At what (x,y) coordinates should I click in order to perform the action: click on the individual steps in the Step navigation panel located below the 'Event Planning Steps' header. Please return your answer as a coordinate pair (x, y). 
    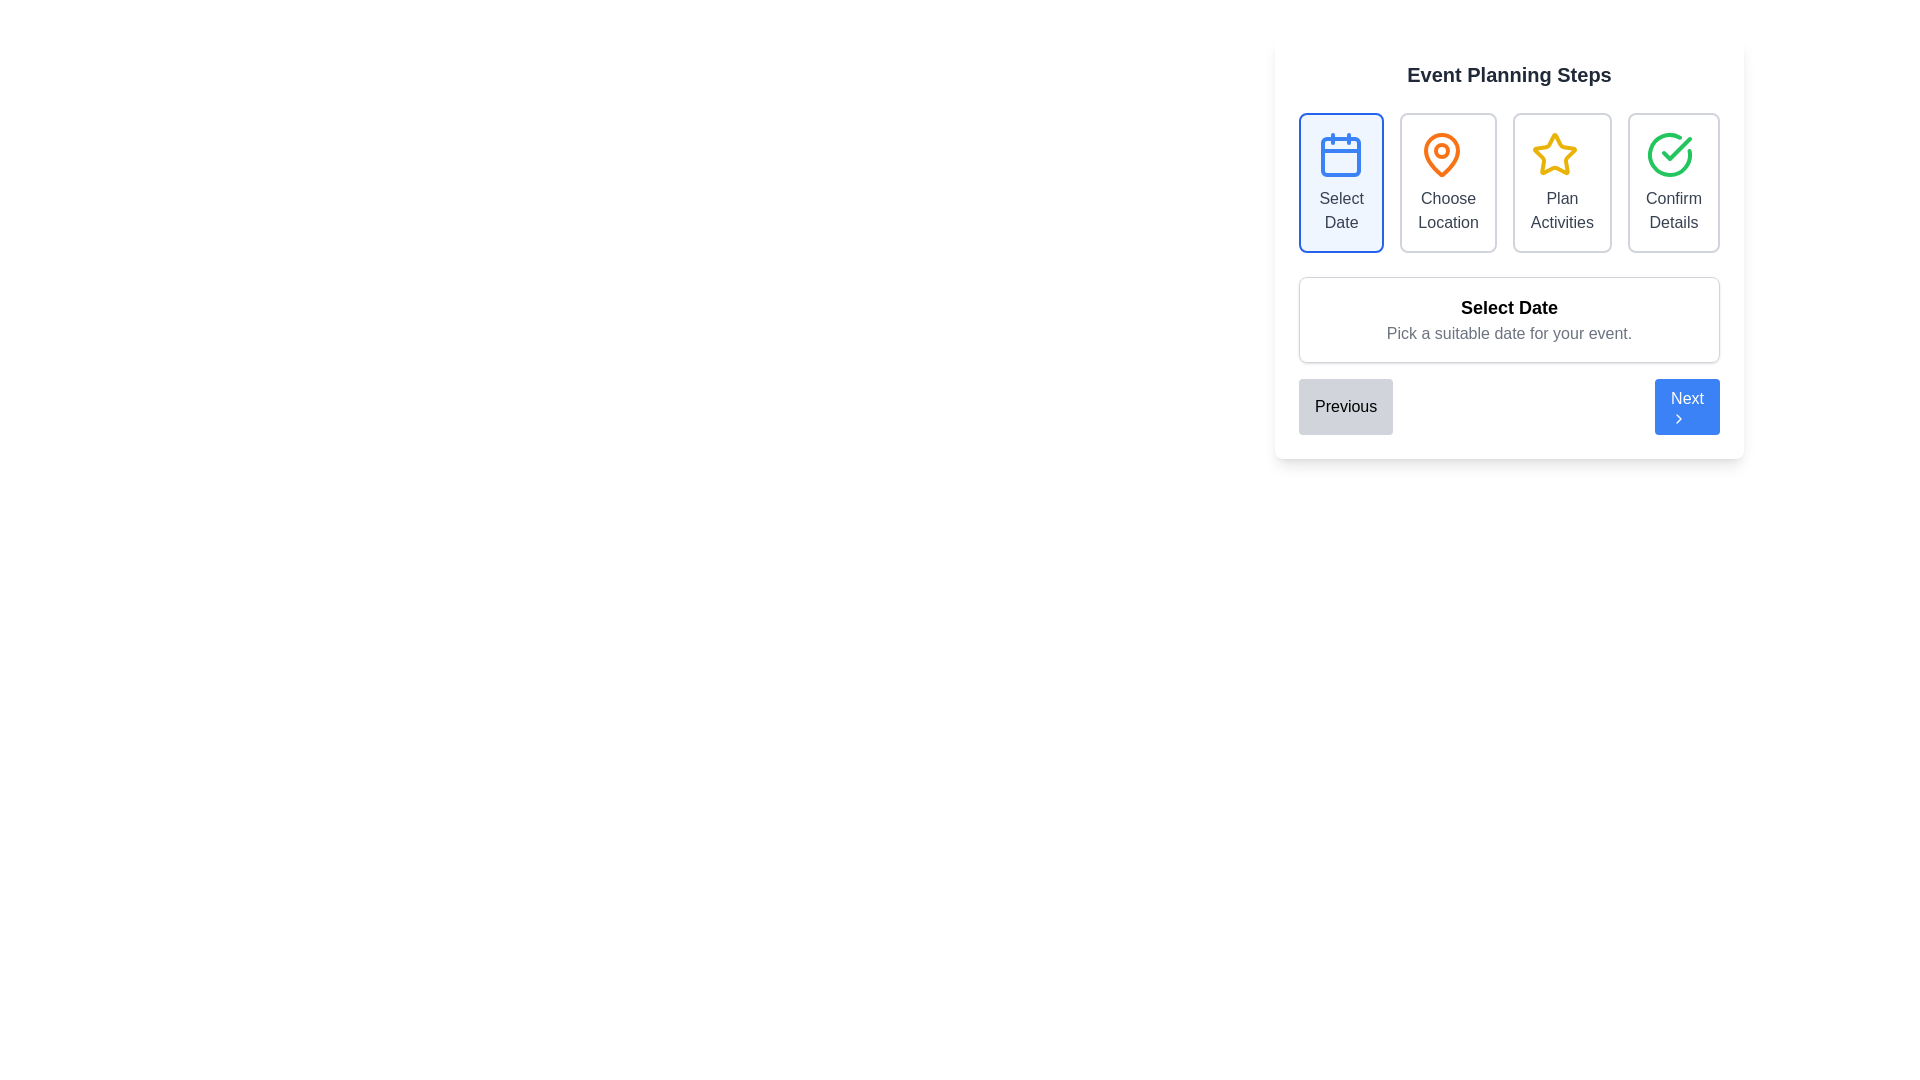
    Looking at the image, I should click on (1509, 182).